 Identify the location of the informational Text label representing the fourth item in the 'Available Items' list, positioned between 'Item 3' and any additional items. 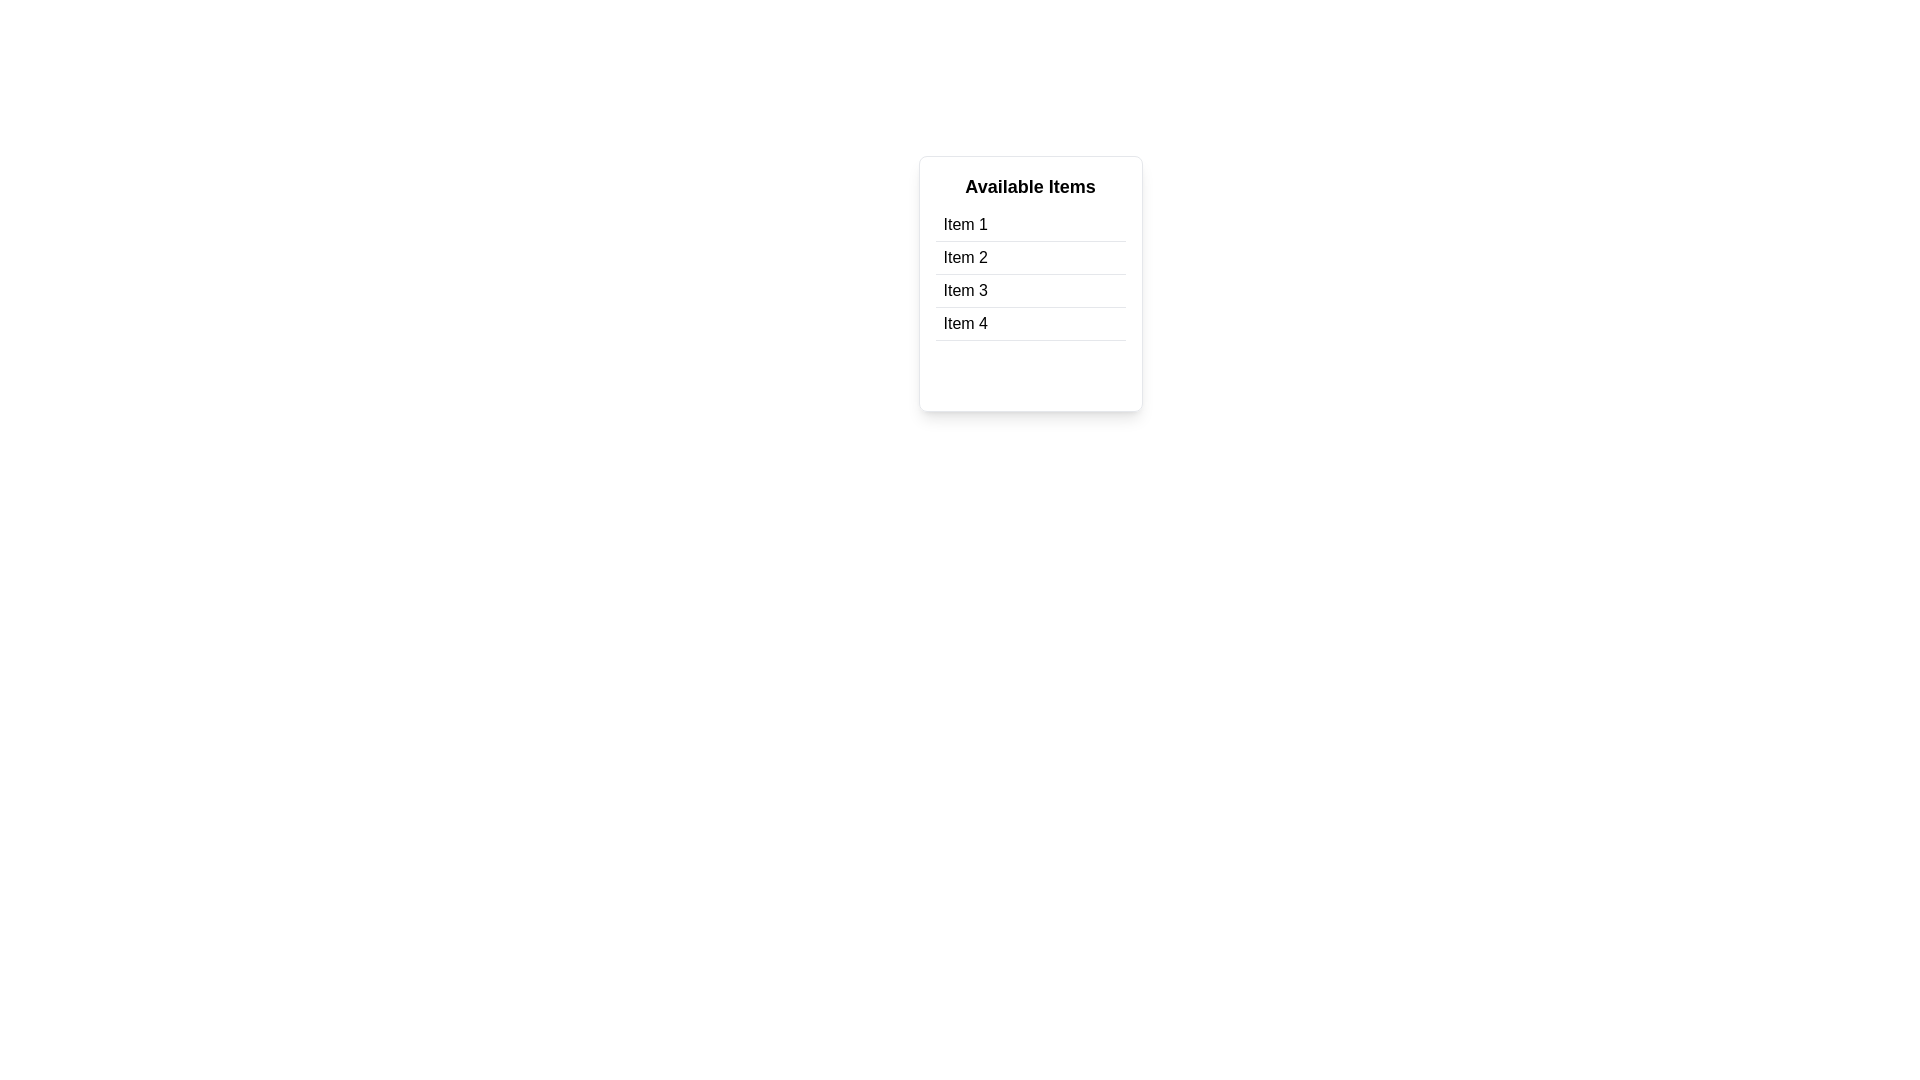
(965, 323).